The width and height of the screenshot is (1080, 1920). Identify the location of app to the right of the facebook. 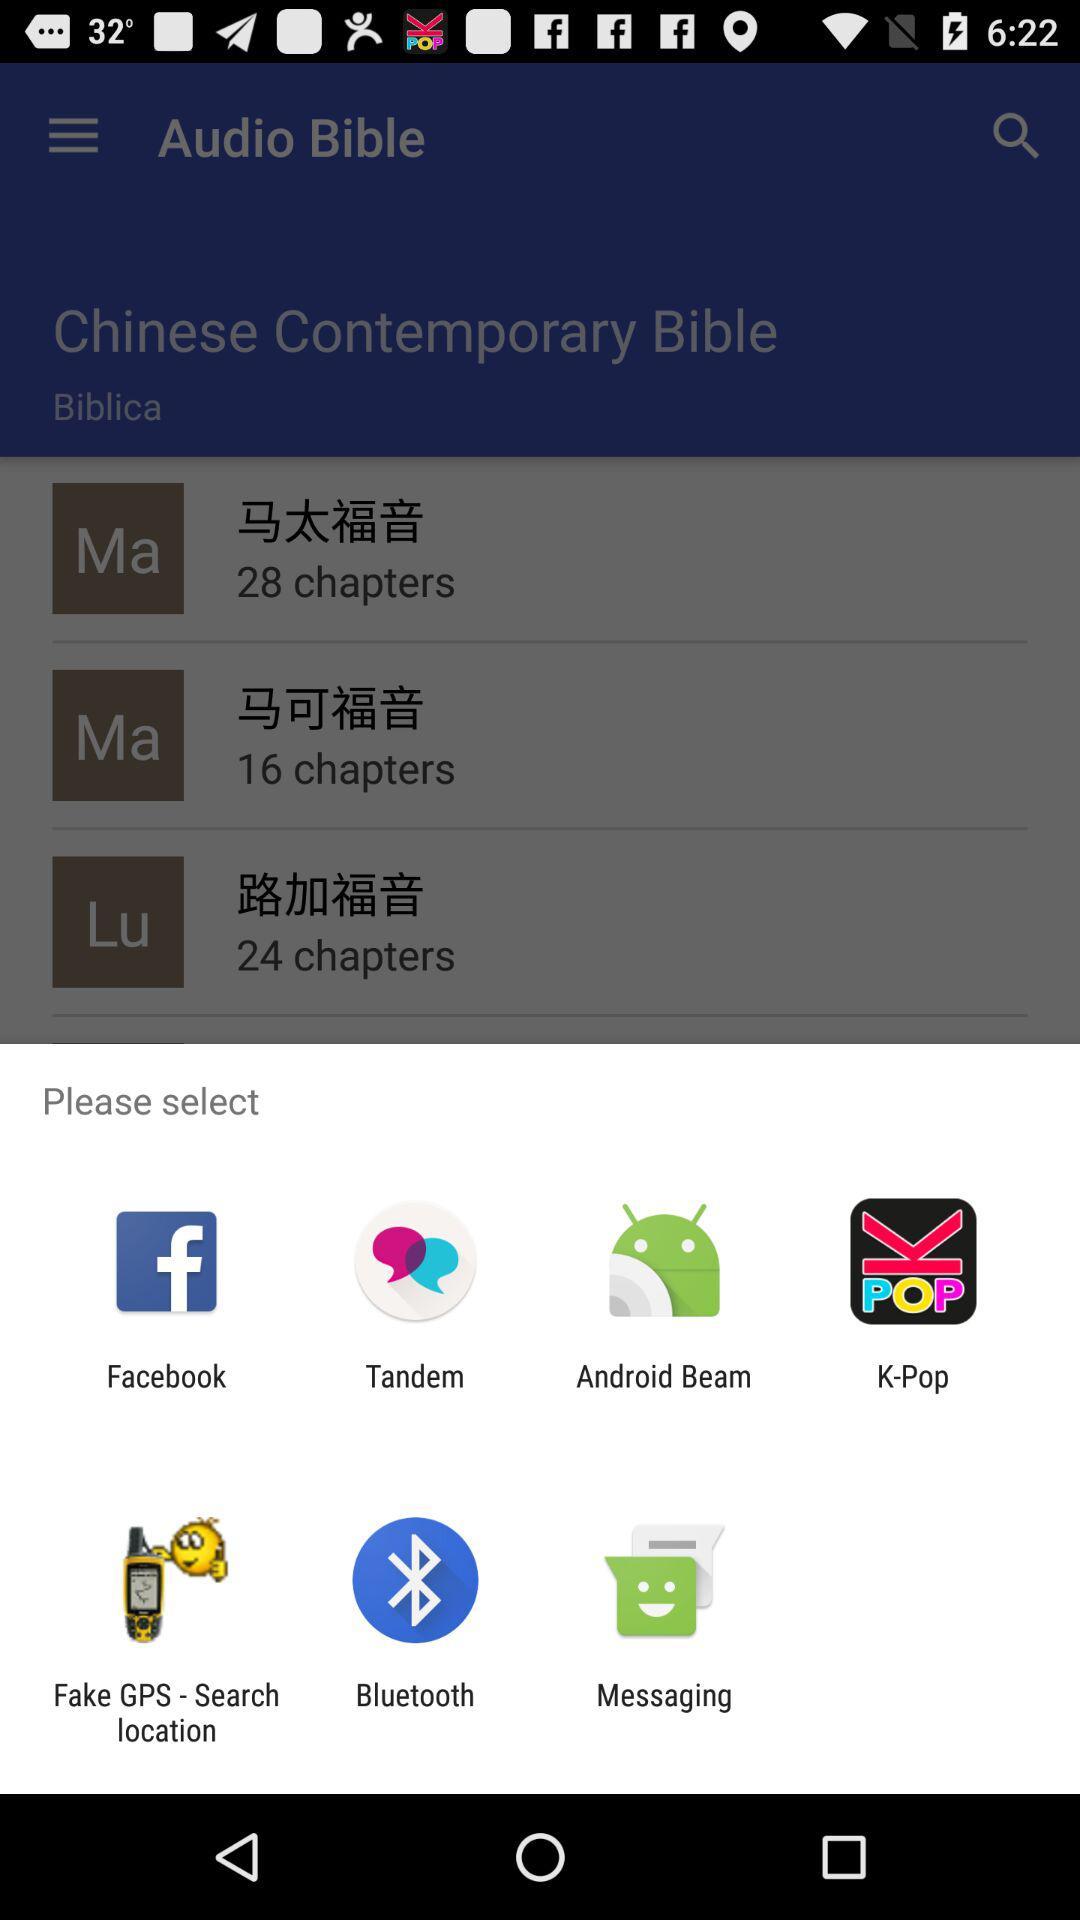
(414, 1392).